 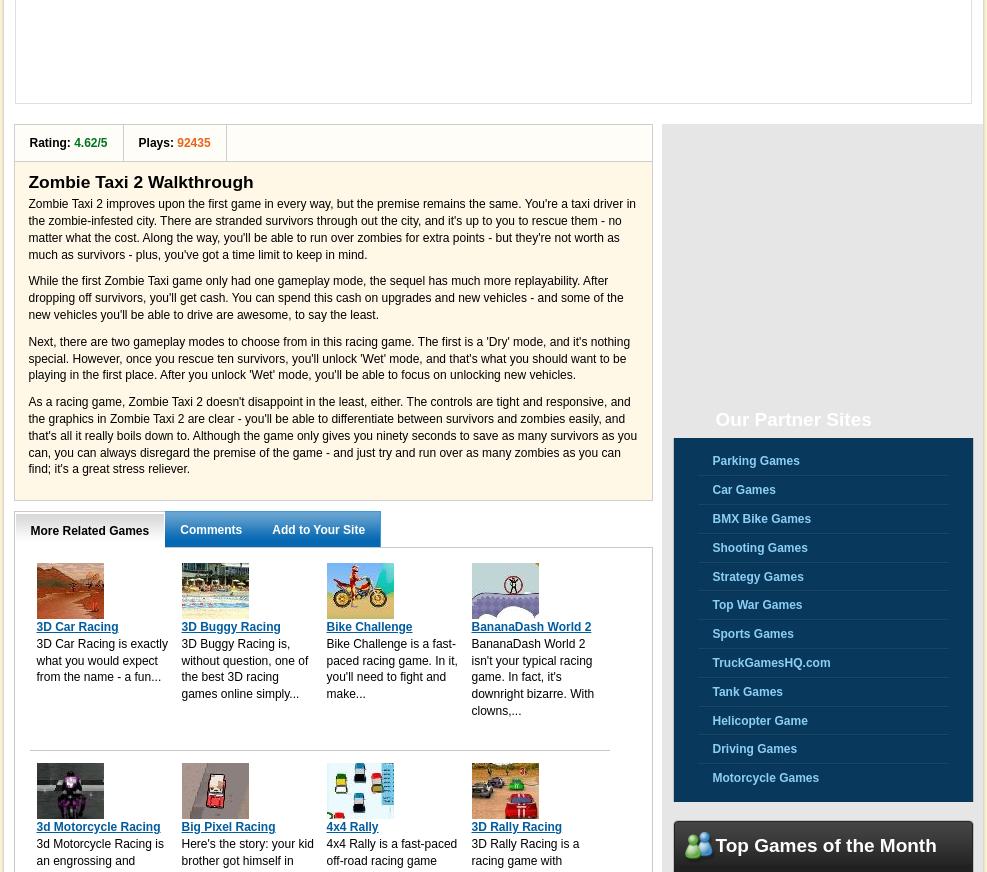 I want to click on 'Driving Games', so click(x=753, y=747).